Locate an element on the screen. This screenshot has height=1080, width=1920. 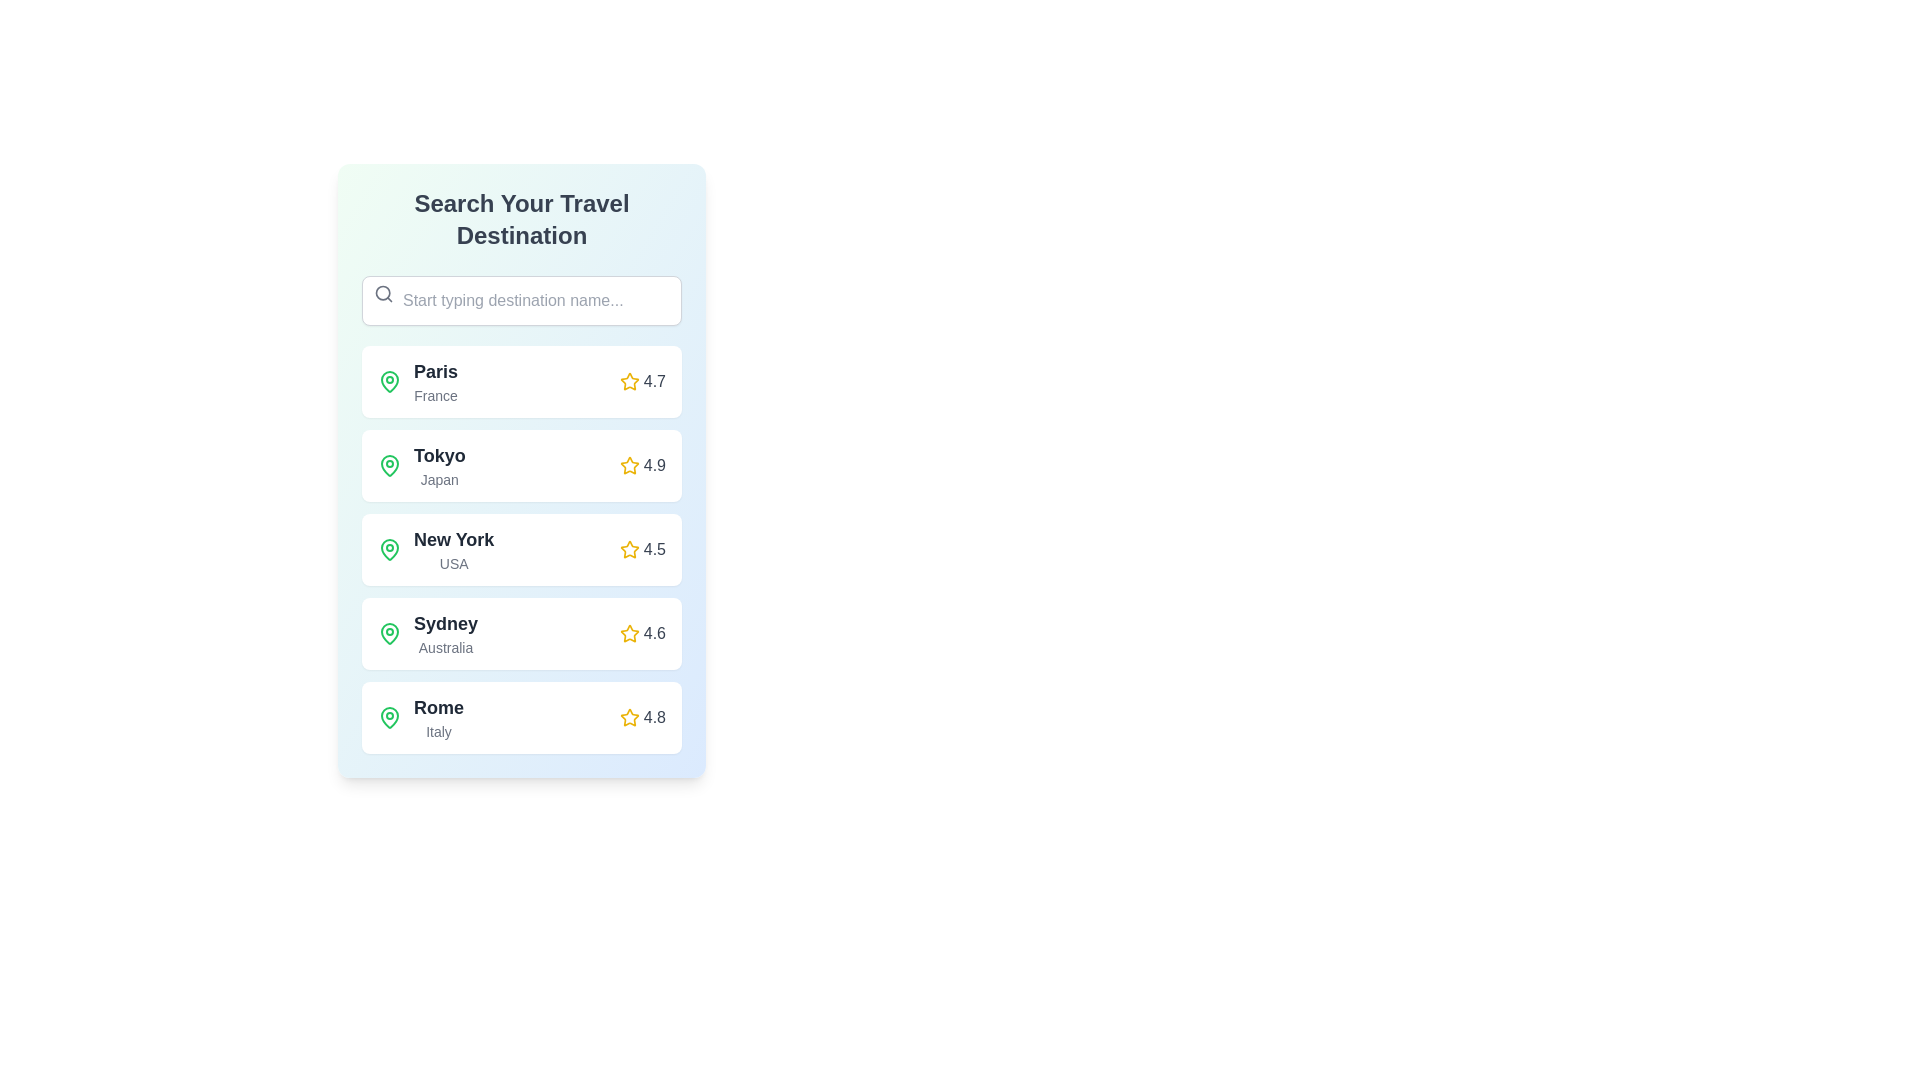
the Text Label that displays 'Rome' in the travel destination list, which appears above 'Italy' and to the right of the map pin icon is located at coordinates (438, 707).